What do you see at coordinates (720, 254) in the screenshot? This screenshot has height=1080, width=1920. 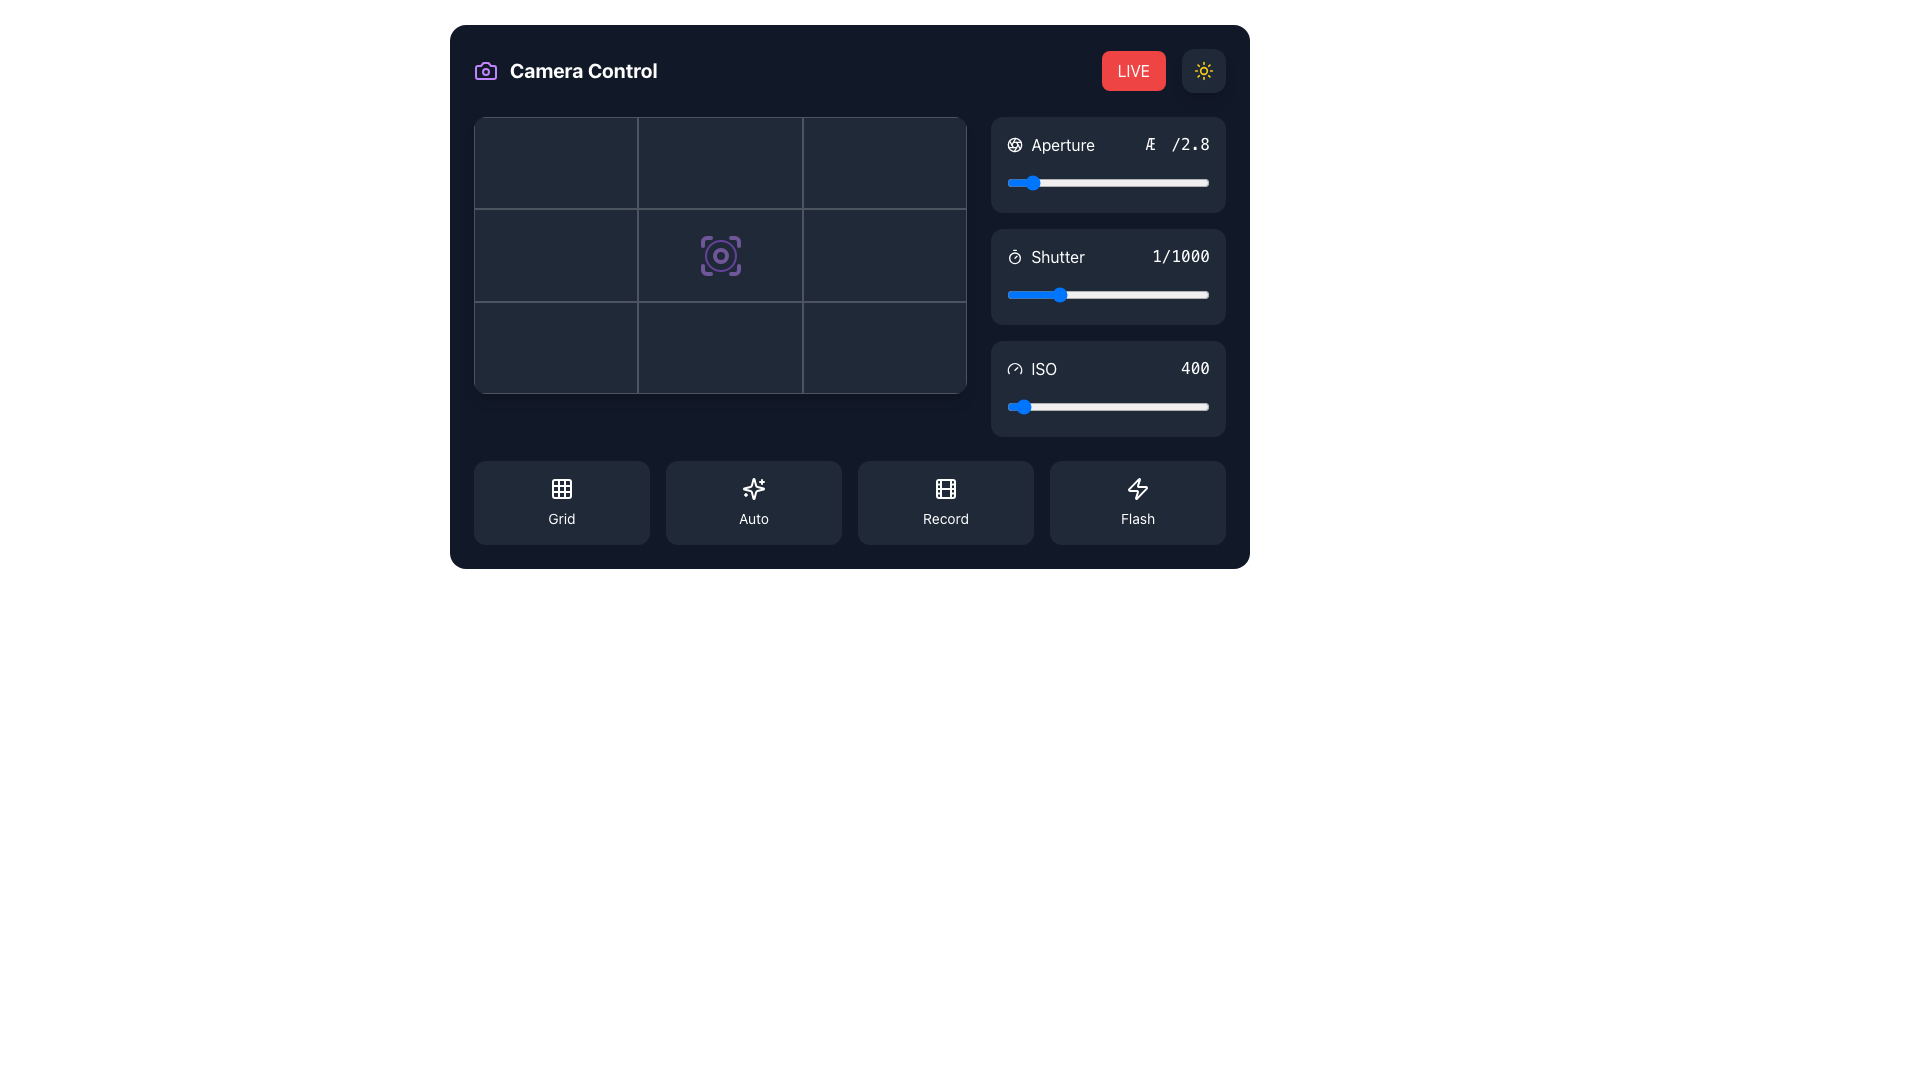 I see `the purple circular icon with a bullseye pattern located at the center of the square grid structure in the application's main view` at bounding box center [720, 254].